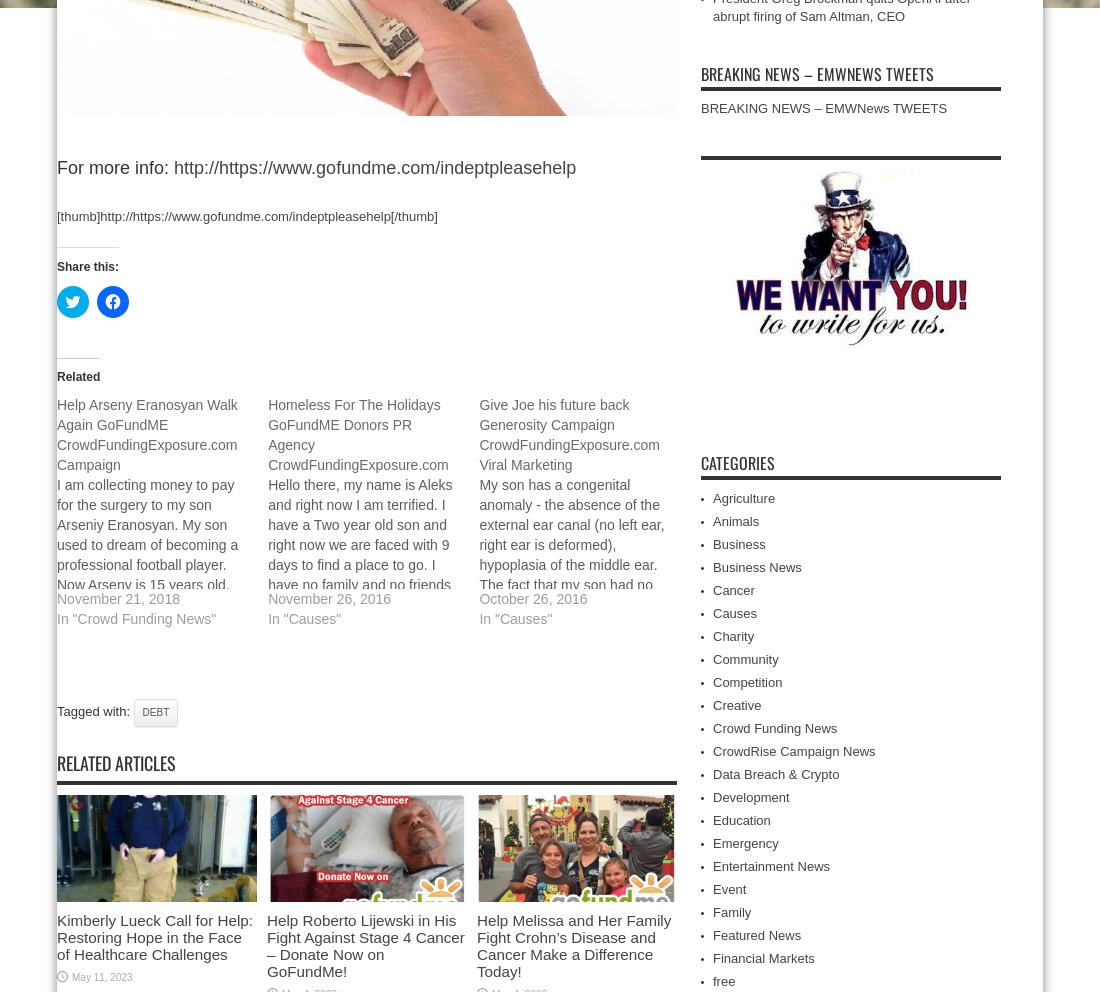  What do you see at coordinates (763, 958) in the screenshot?
I see `'Financial Markets'` at bounding box center [763, 958].